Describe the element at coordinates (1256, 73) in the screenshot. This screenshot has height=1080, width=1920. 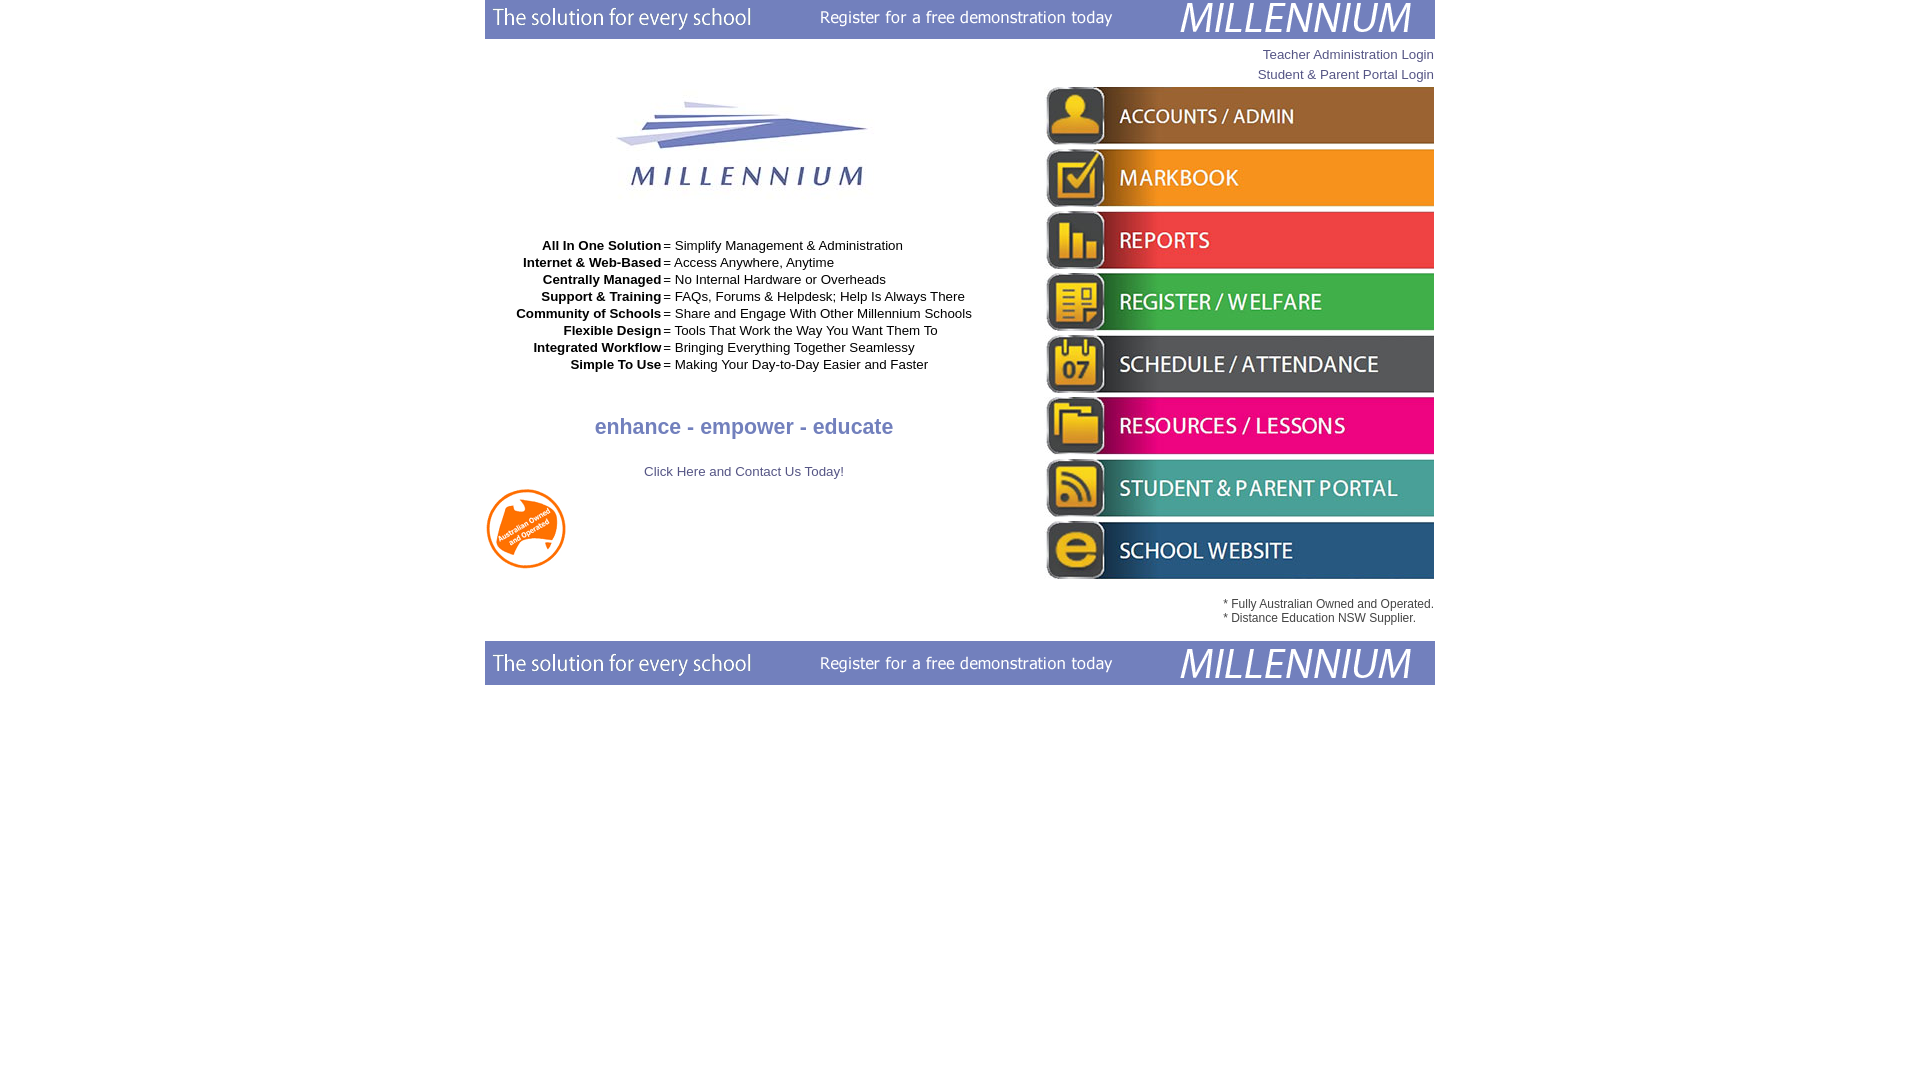
I see `'Student & Parent Portal Login'` at that location.